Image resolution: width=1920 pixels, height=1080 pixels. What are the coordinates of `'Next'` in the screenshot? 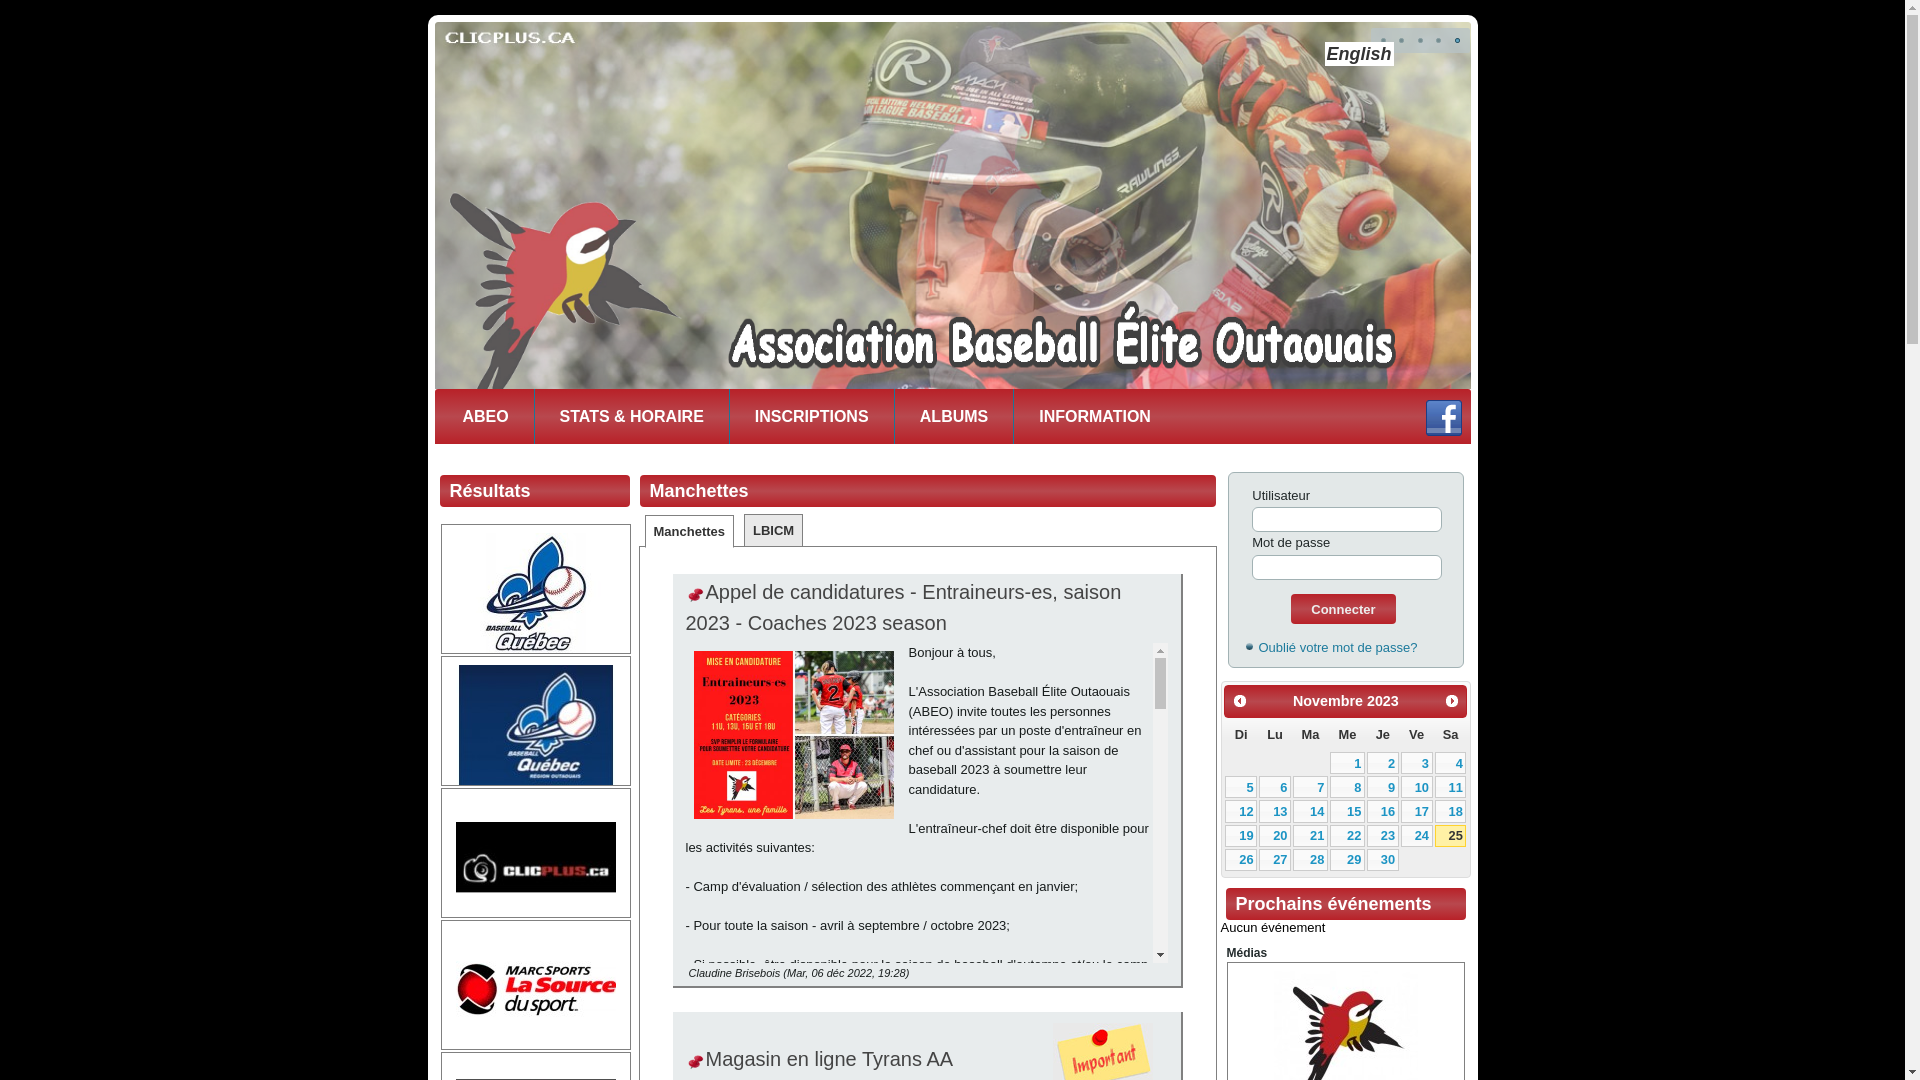 It's located at (1452, 700).